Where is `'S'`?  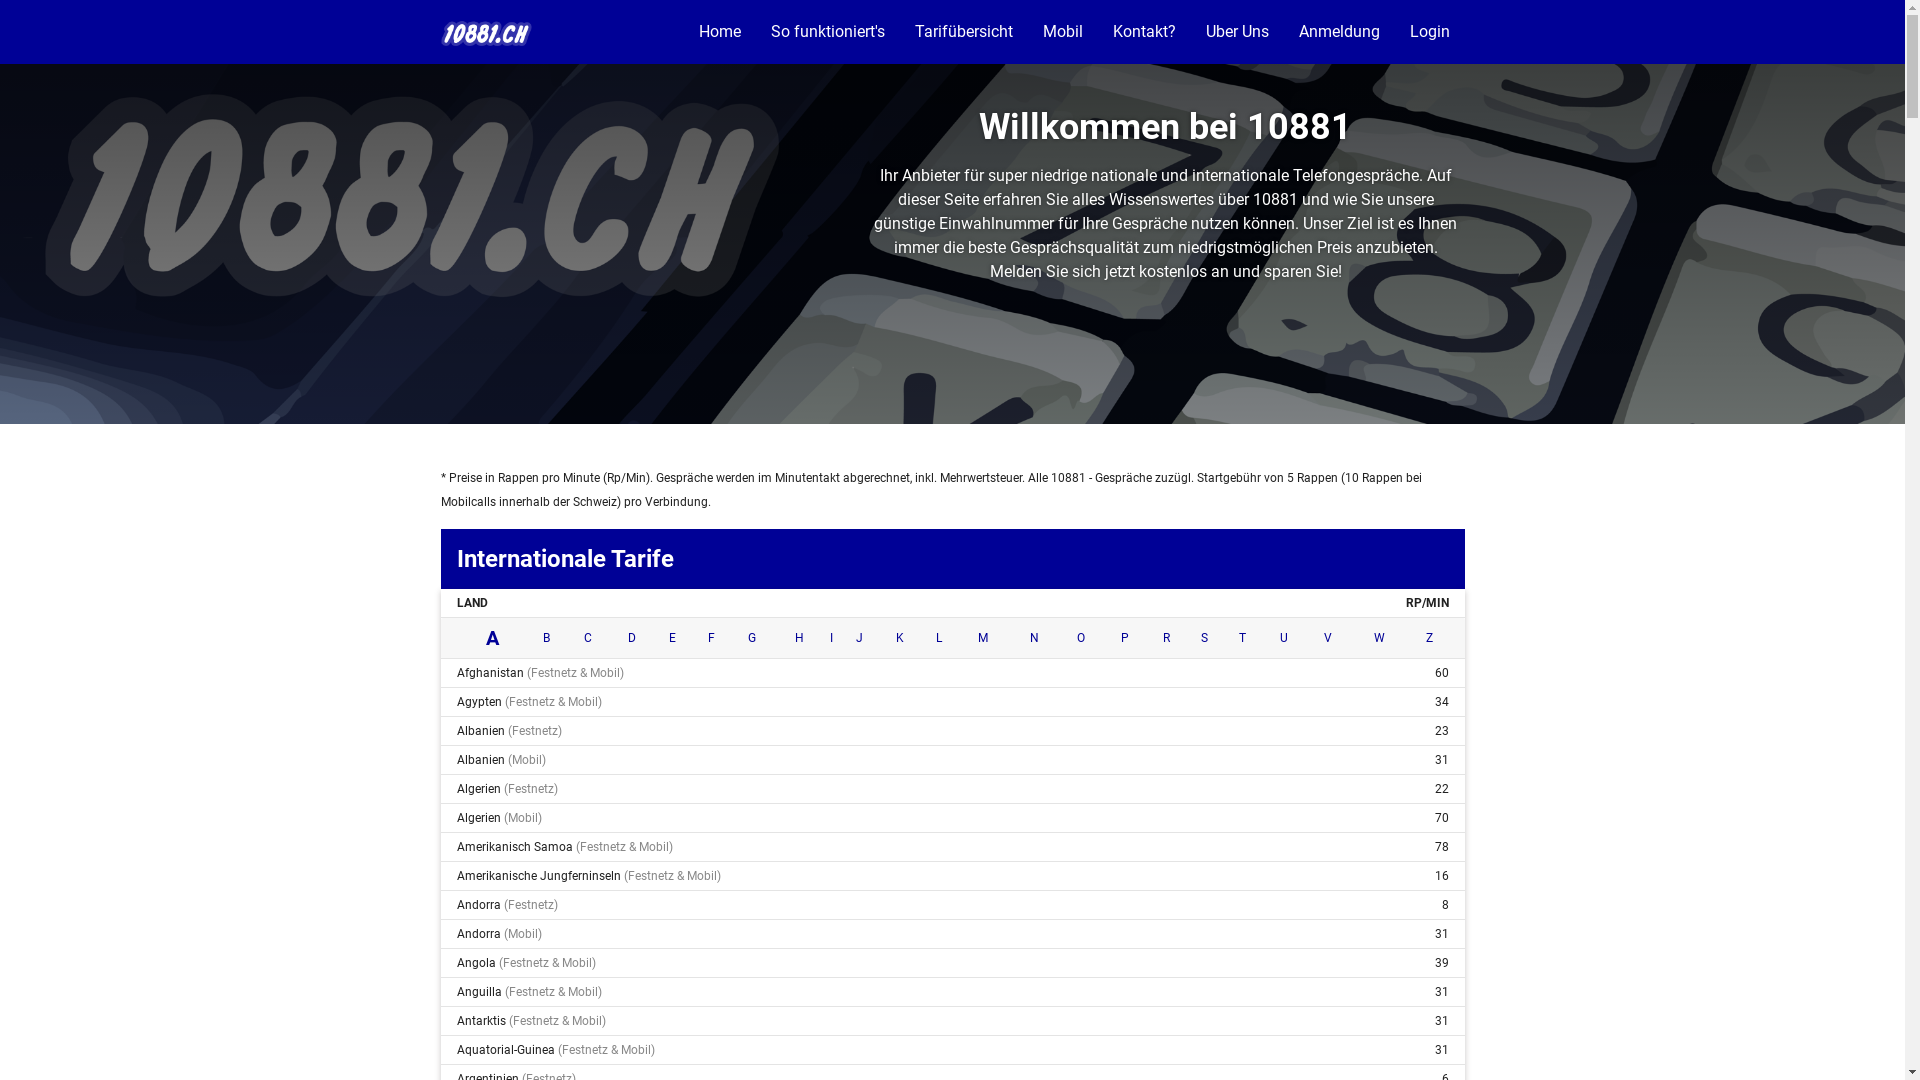 'S' is located at coordinates (1203, 637).